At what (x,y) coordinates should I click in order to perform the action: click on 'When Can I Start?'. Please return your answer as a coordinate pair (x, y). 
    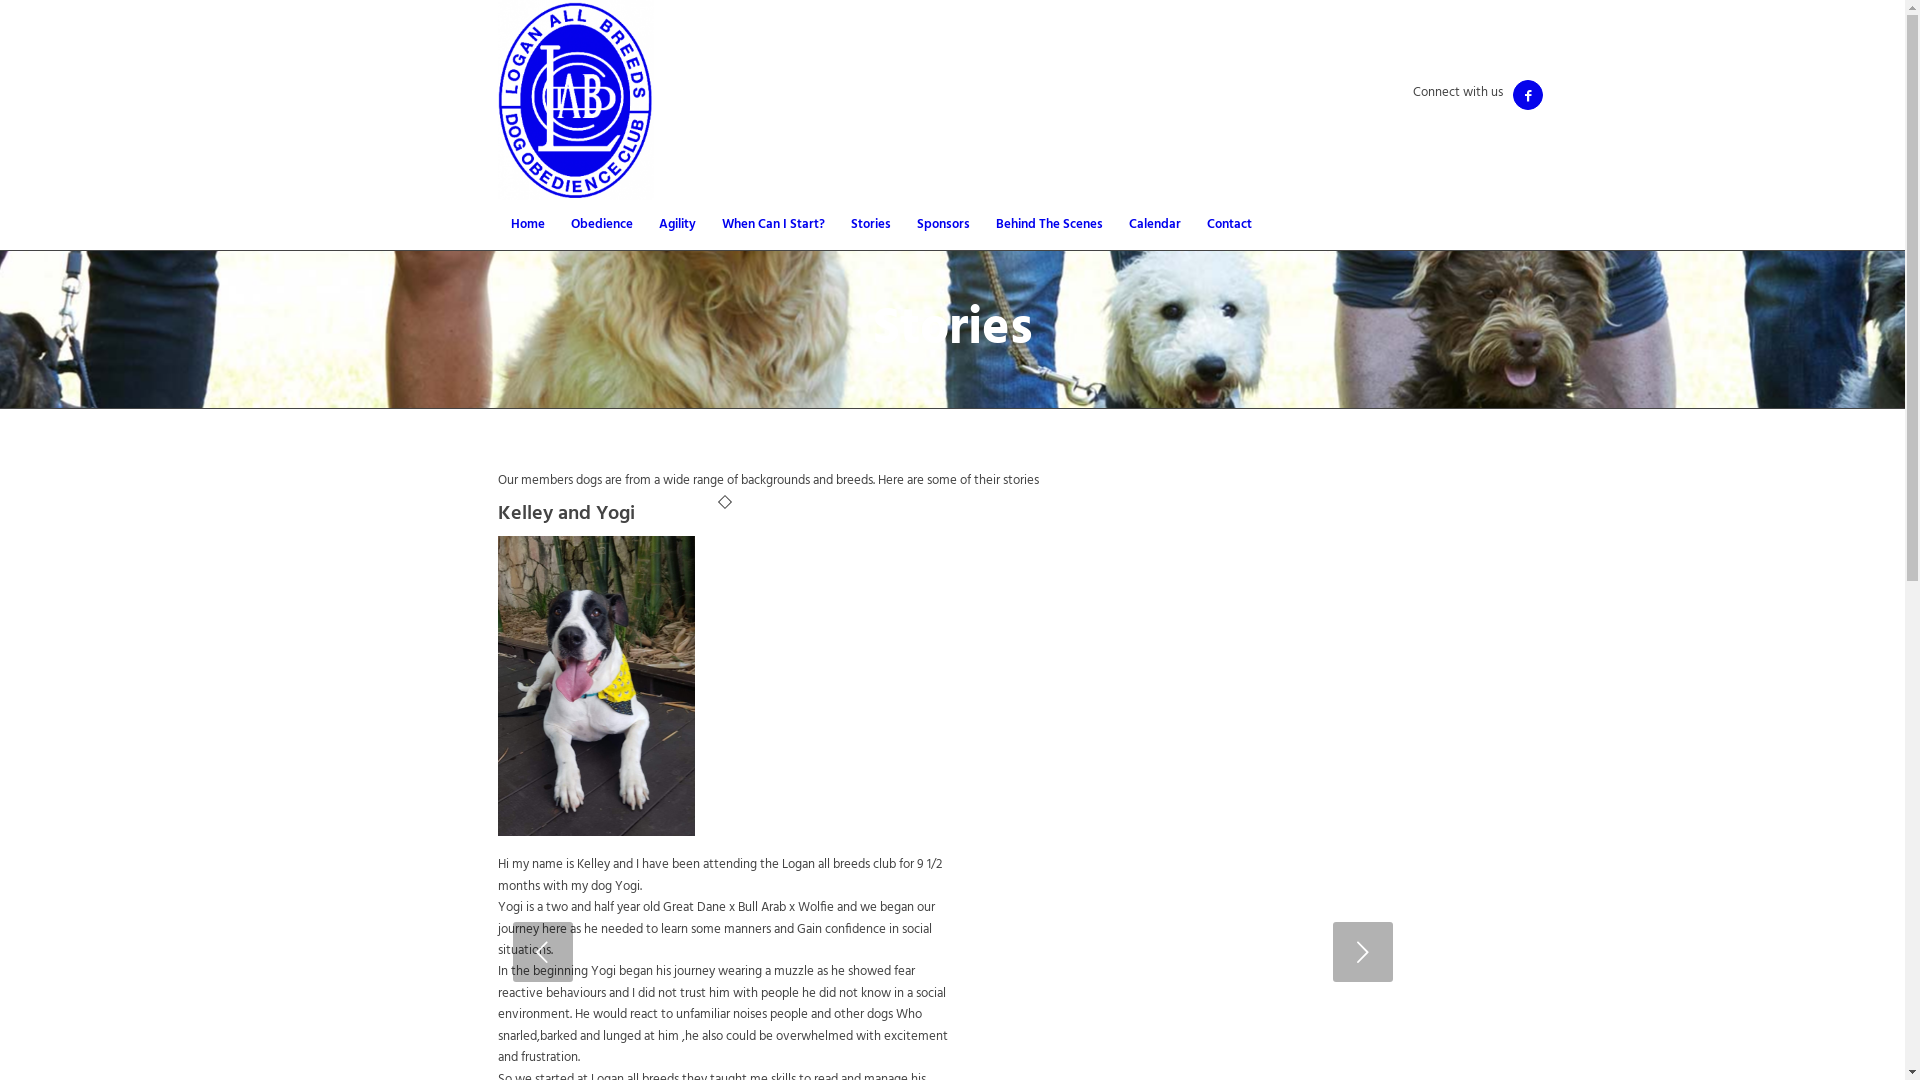
    Looking at the image, I should click on (771, 224).